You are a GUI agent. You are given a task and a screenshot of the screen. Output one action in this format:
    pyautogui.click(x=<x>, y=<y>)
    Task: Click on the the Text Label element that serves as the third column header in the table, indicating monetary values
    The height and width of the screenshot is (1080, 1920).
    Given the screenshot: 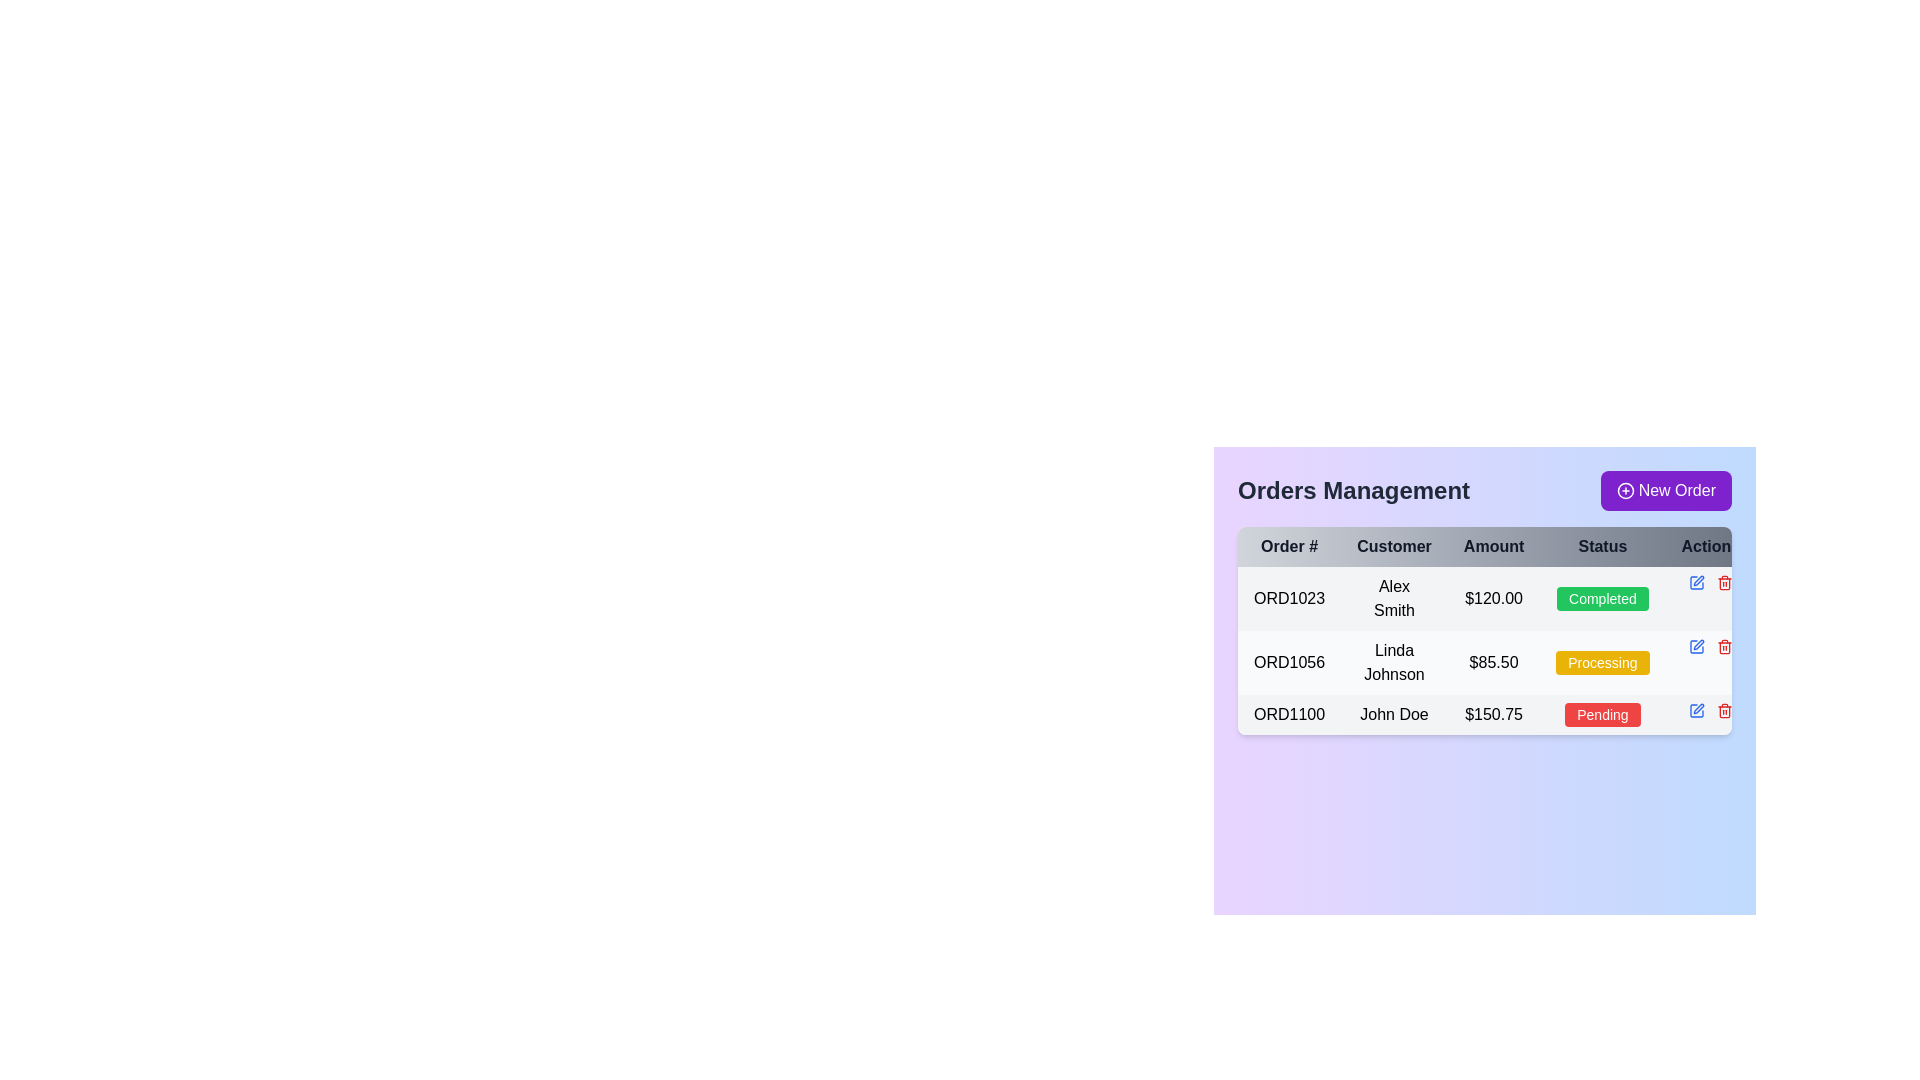 What is the action you would take?
    pyautogui.click(x=1494, y=547)
    